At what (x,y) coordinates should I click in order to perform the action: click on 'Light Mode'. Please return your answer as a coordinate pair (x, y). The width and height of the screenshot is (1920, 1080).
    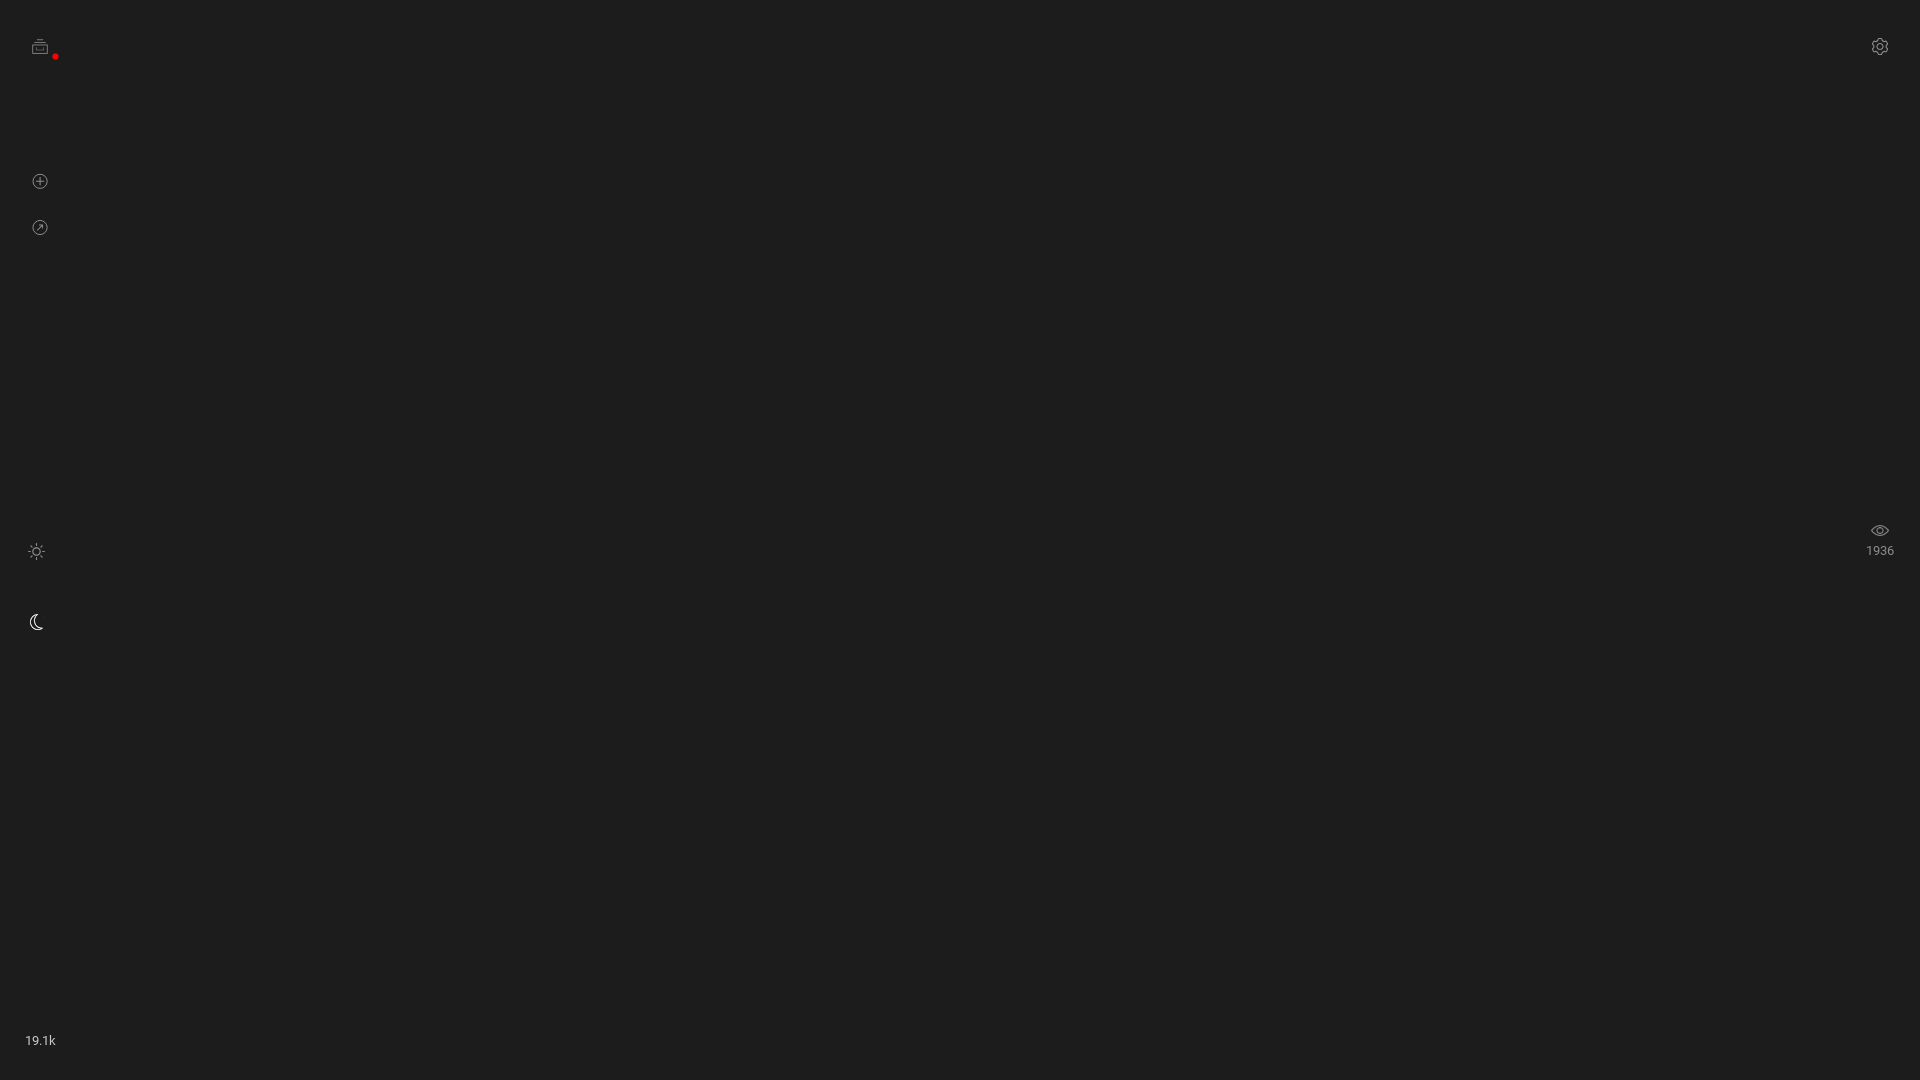
    Looking at the image, I should click on (36, 550).